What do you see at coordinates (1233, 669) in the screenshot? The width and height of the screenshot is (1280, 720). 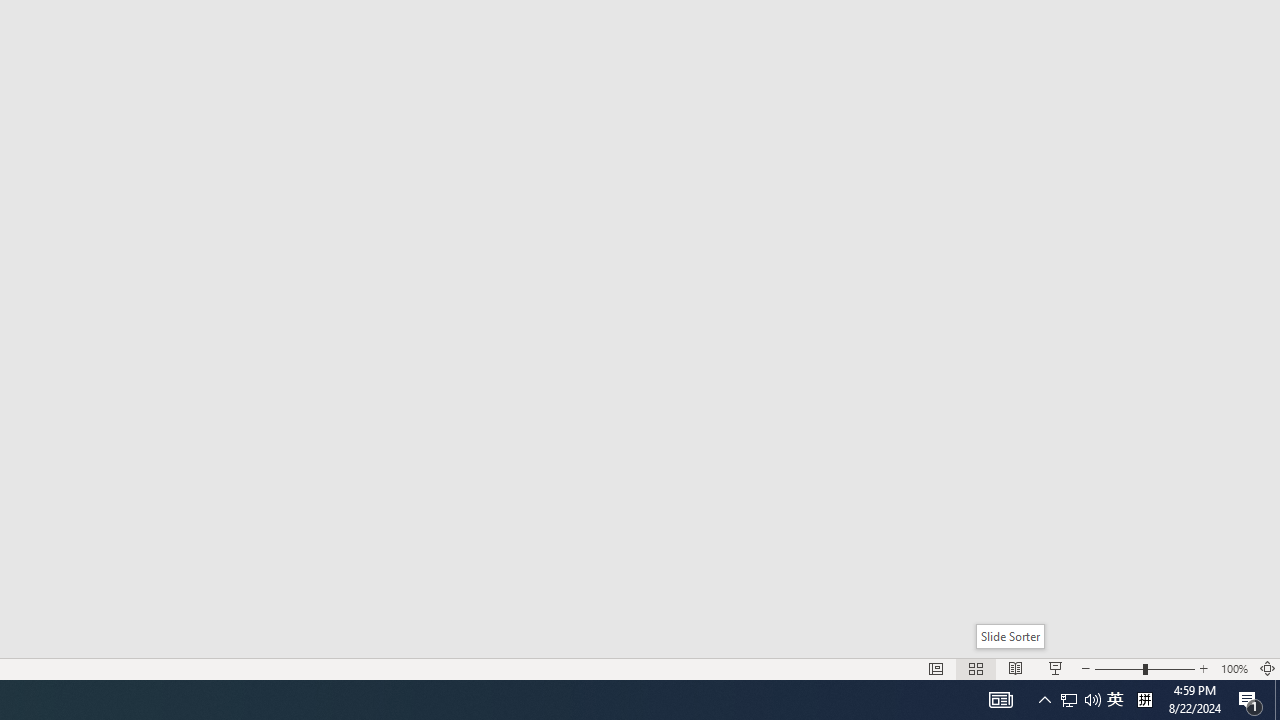 I see `'Zoom 100%'` at bounding box center [1233, 669].